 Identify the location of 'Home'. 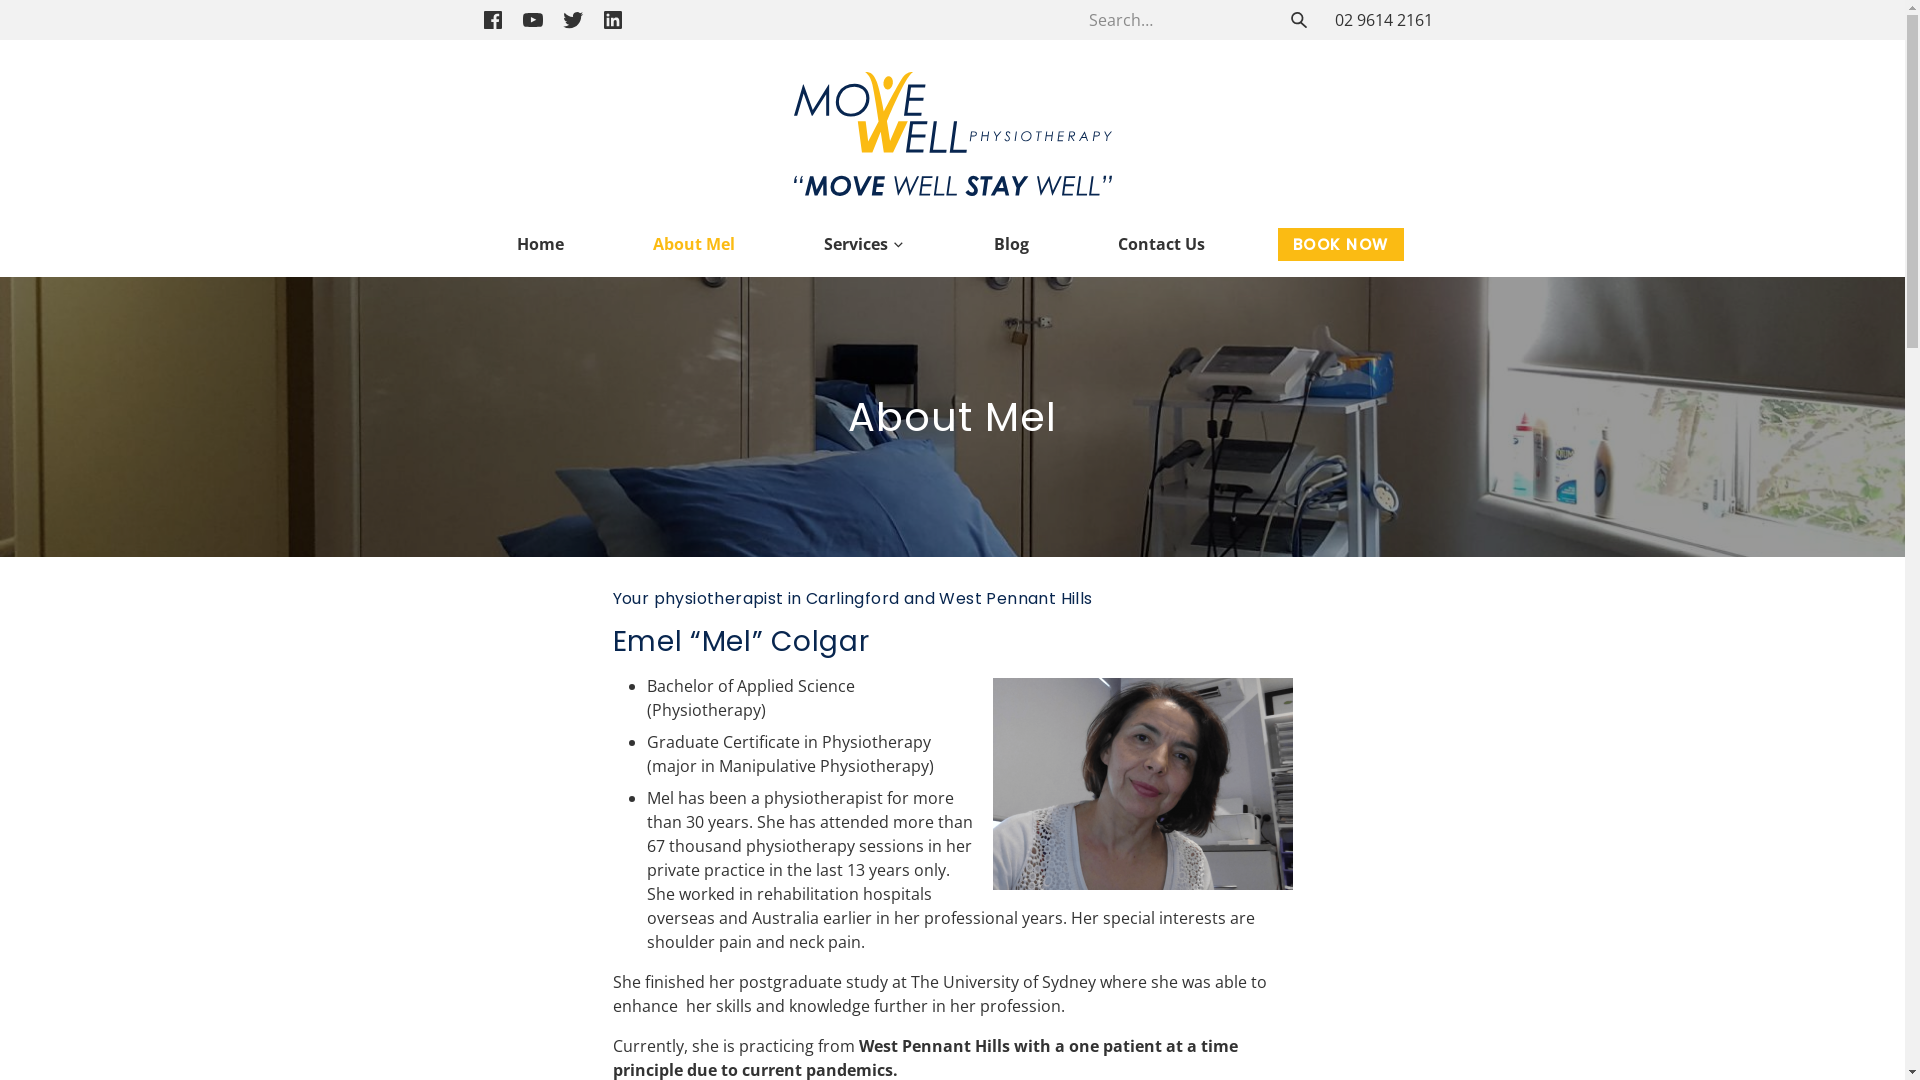
(500, 242).